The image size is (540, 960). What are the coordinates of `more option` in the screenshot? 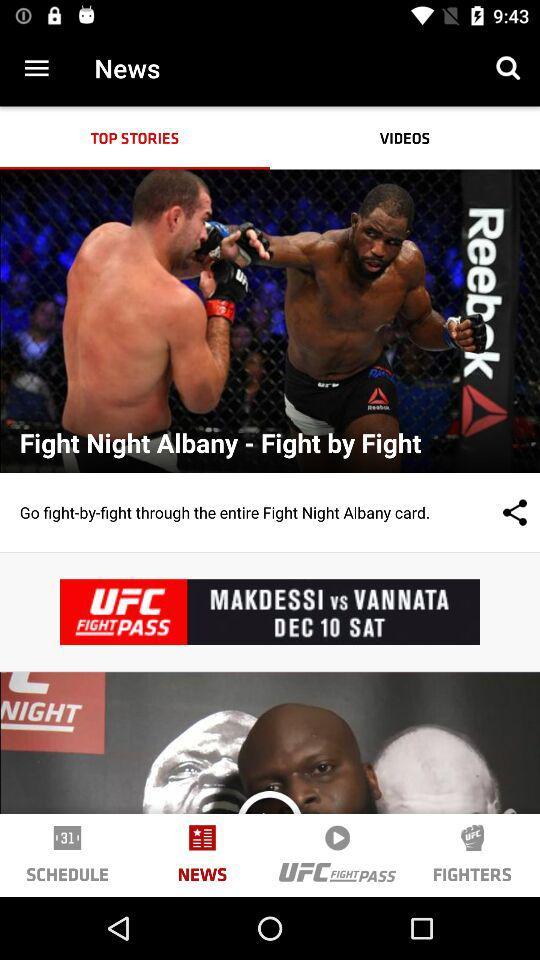 It's located at (36, 68).